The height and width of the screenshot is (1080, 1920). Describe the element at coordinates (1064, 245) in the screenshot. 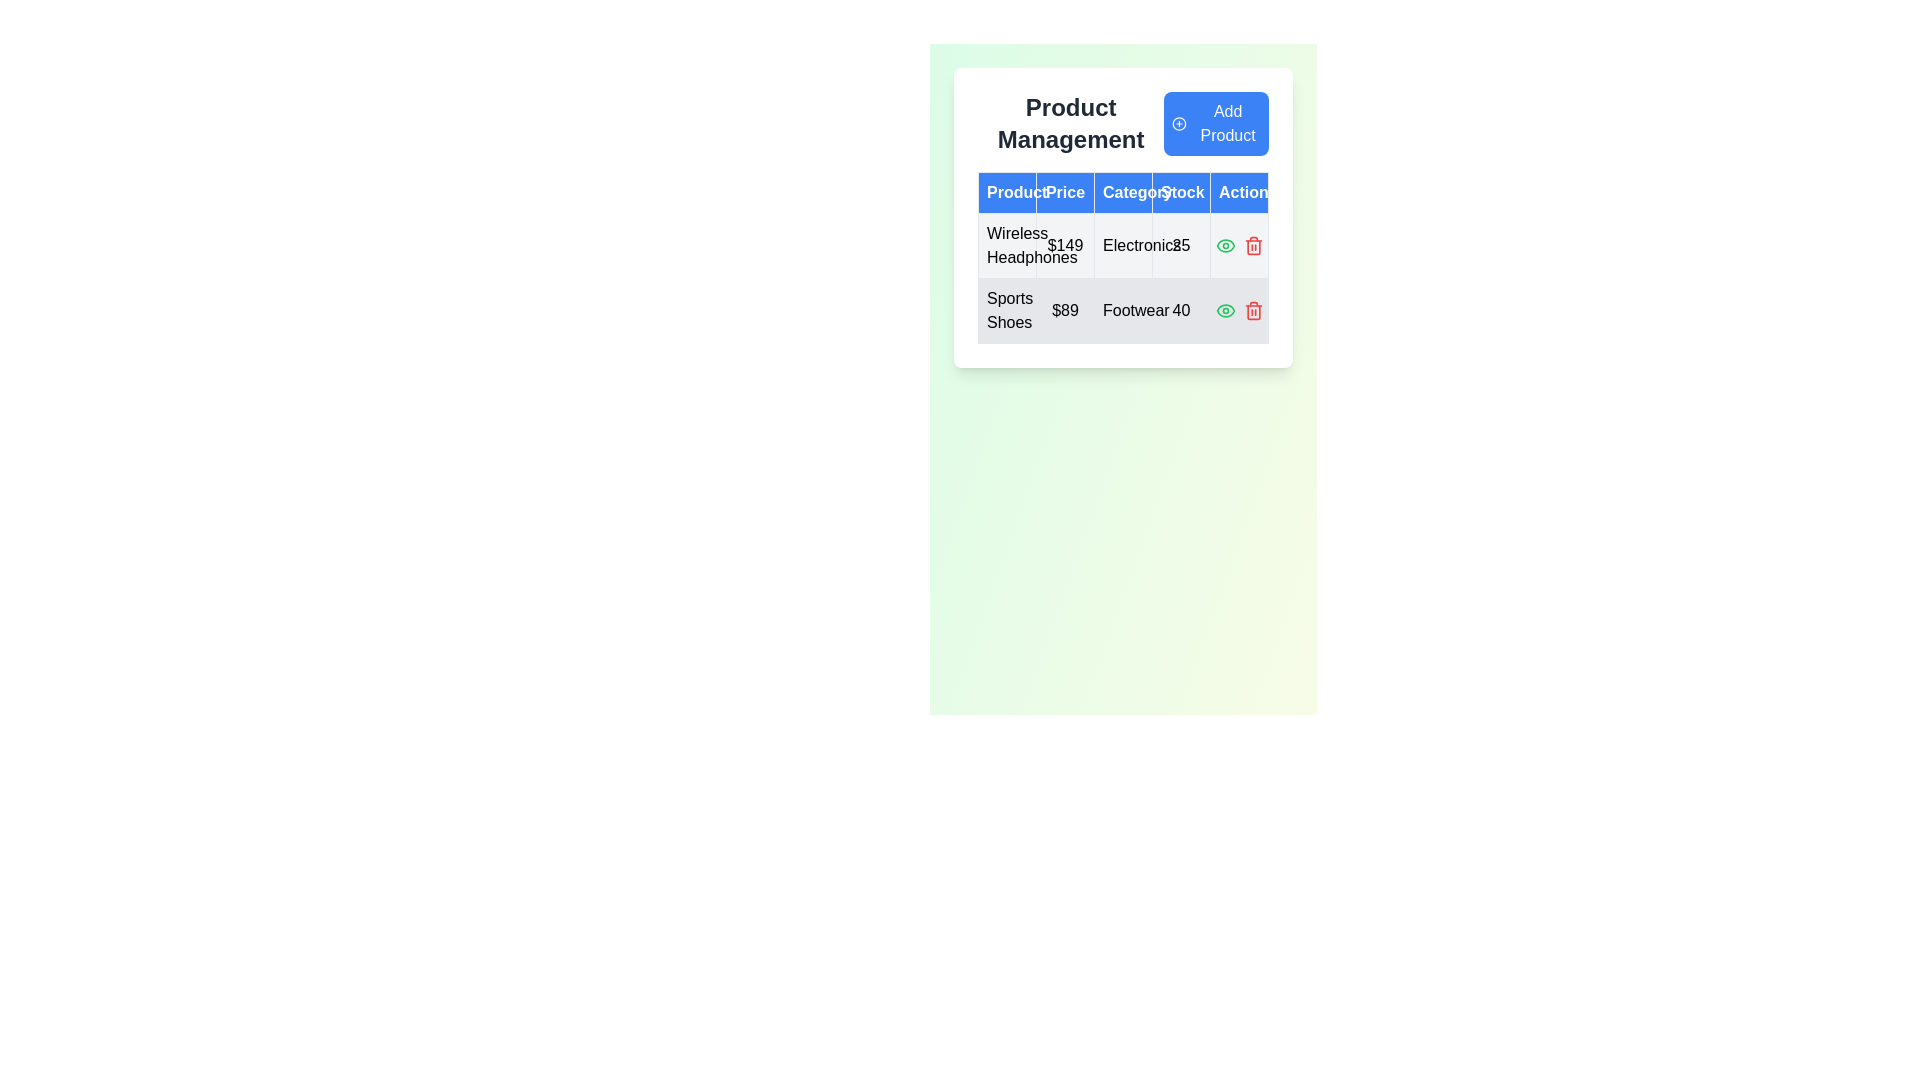

I see `the price display element showing '$149' in the second cell under the 'Price' column of the table` at that location.